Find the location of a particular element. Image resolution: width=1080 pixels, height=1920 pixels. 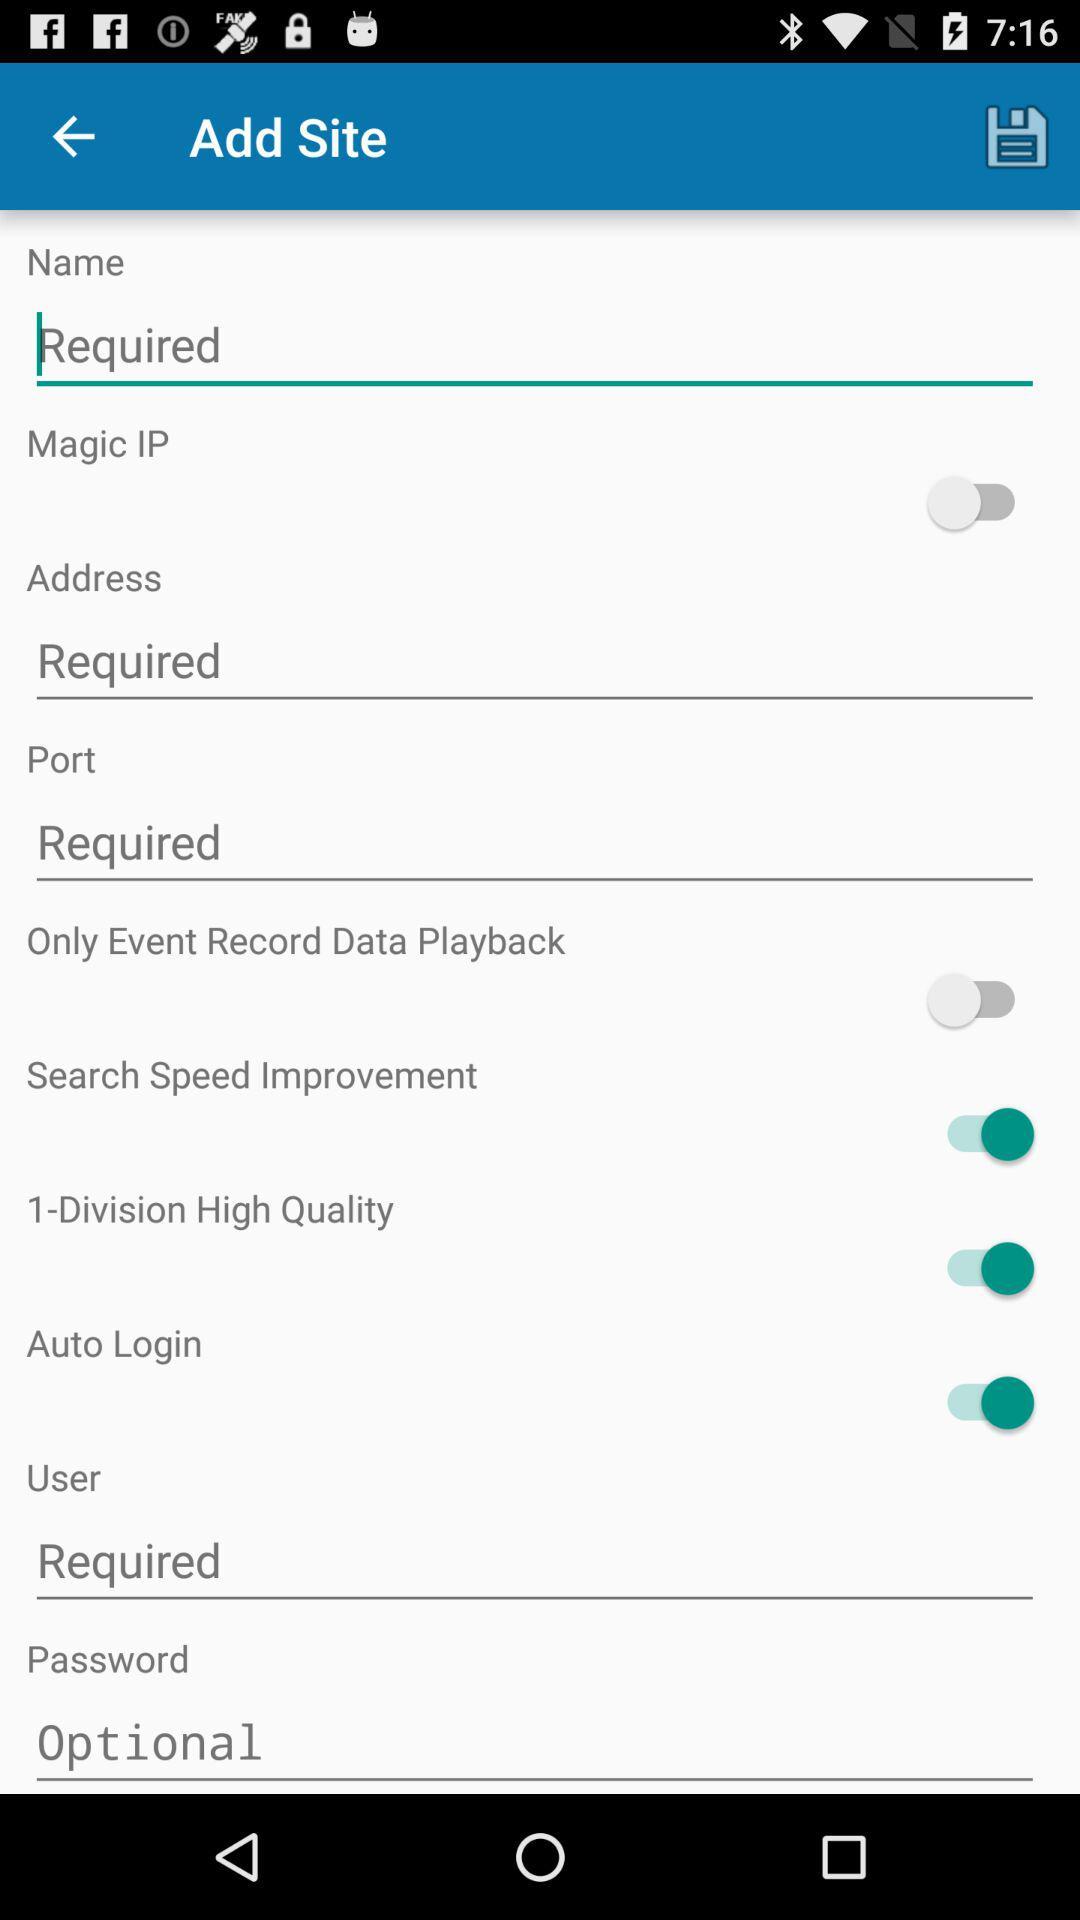

the icon above password is located at coordinates (533, 1559).